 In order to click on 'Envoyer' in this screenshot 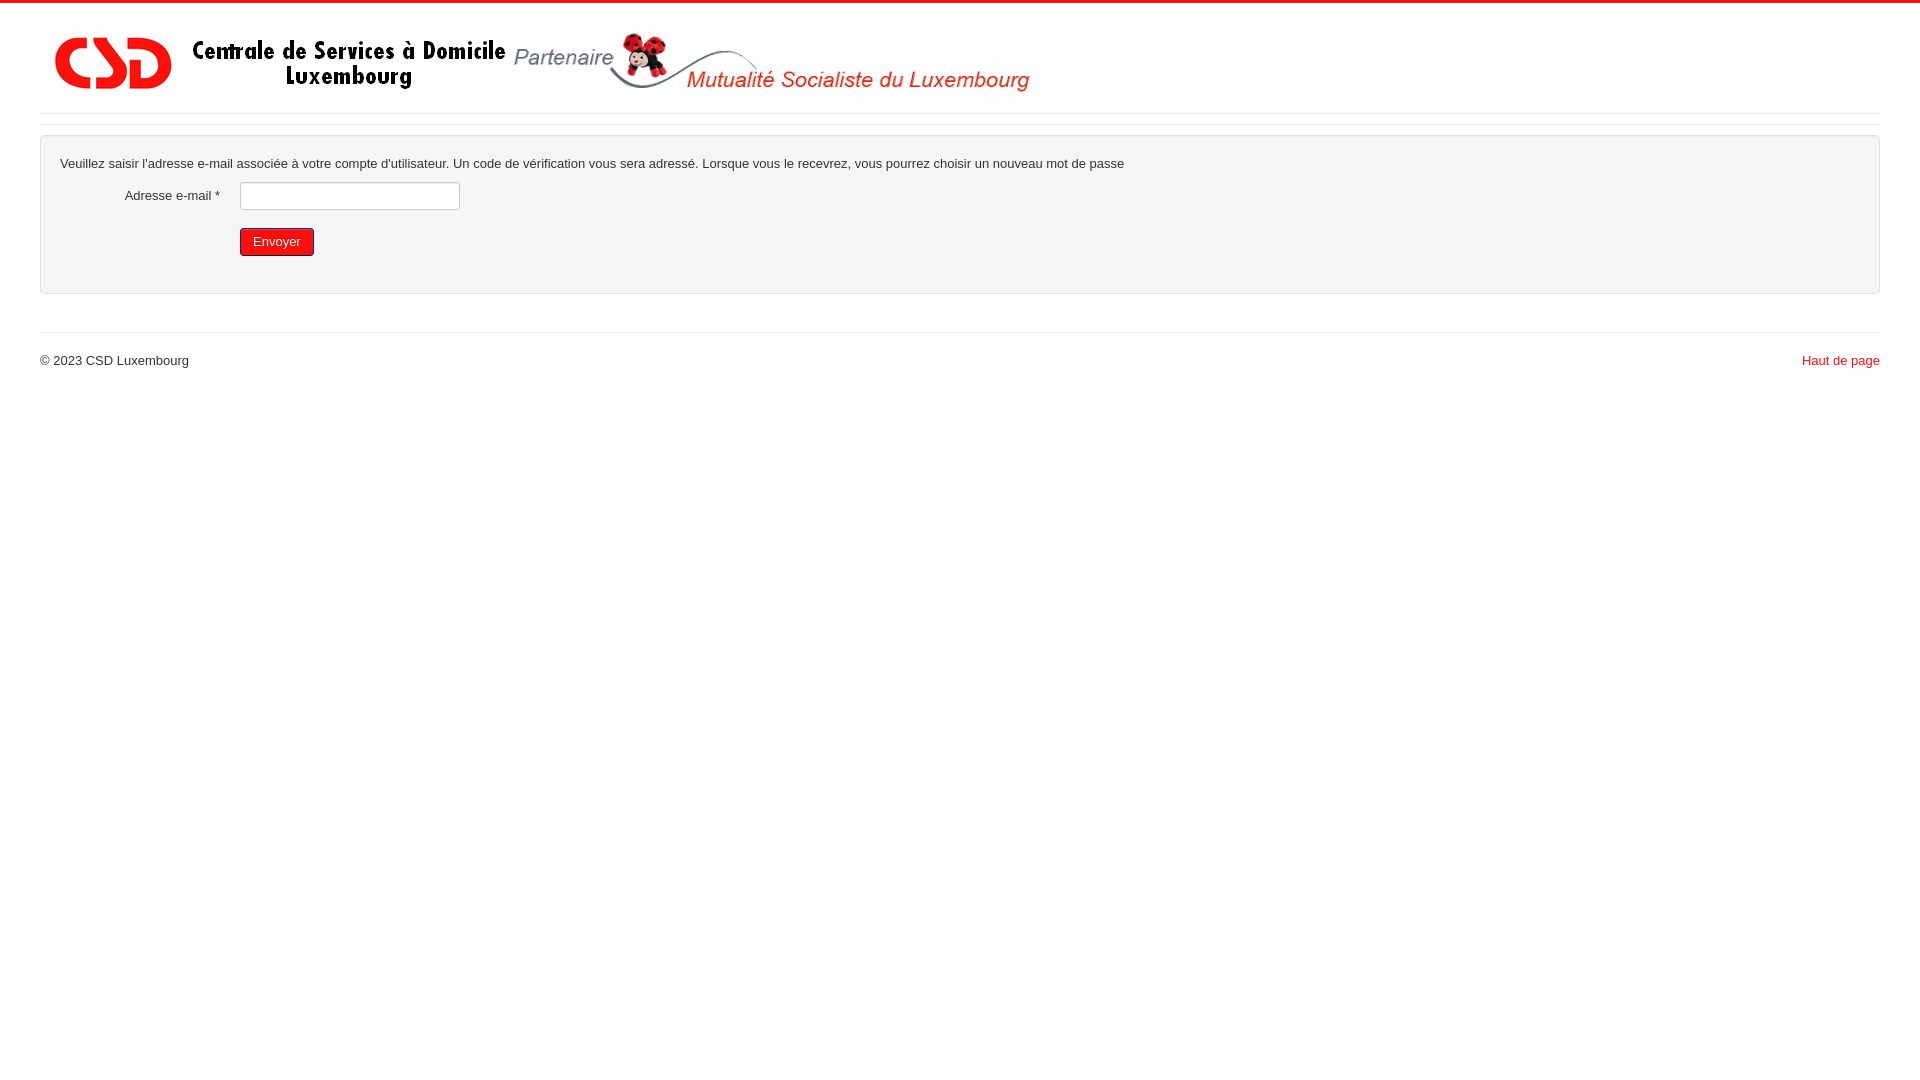, I will do `click(276, 241)`.